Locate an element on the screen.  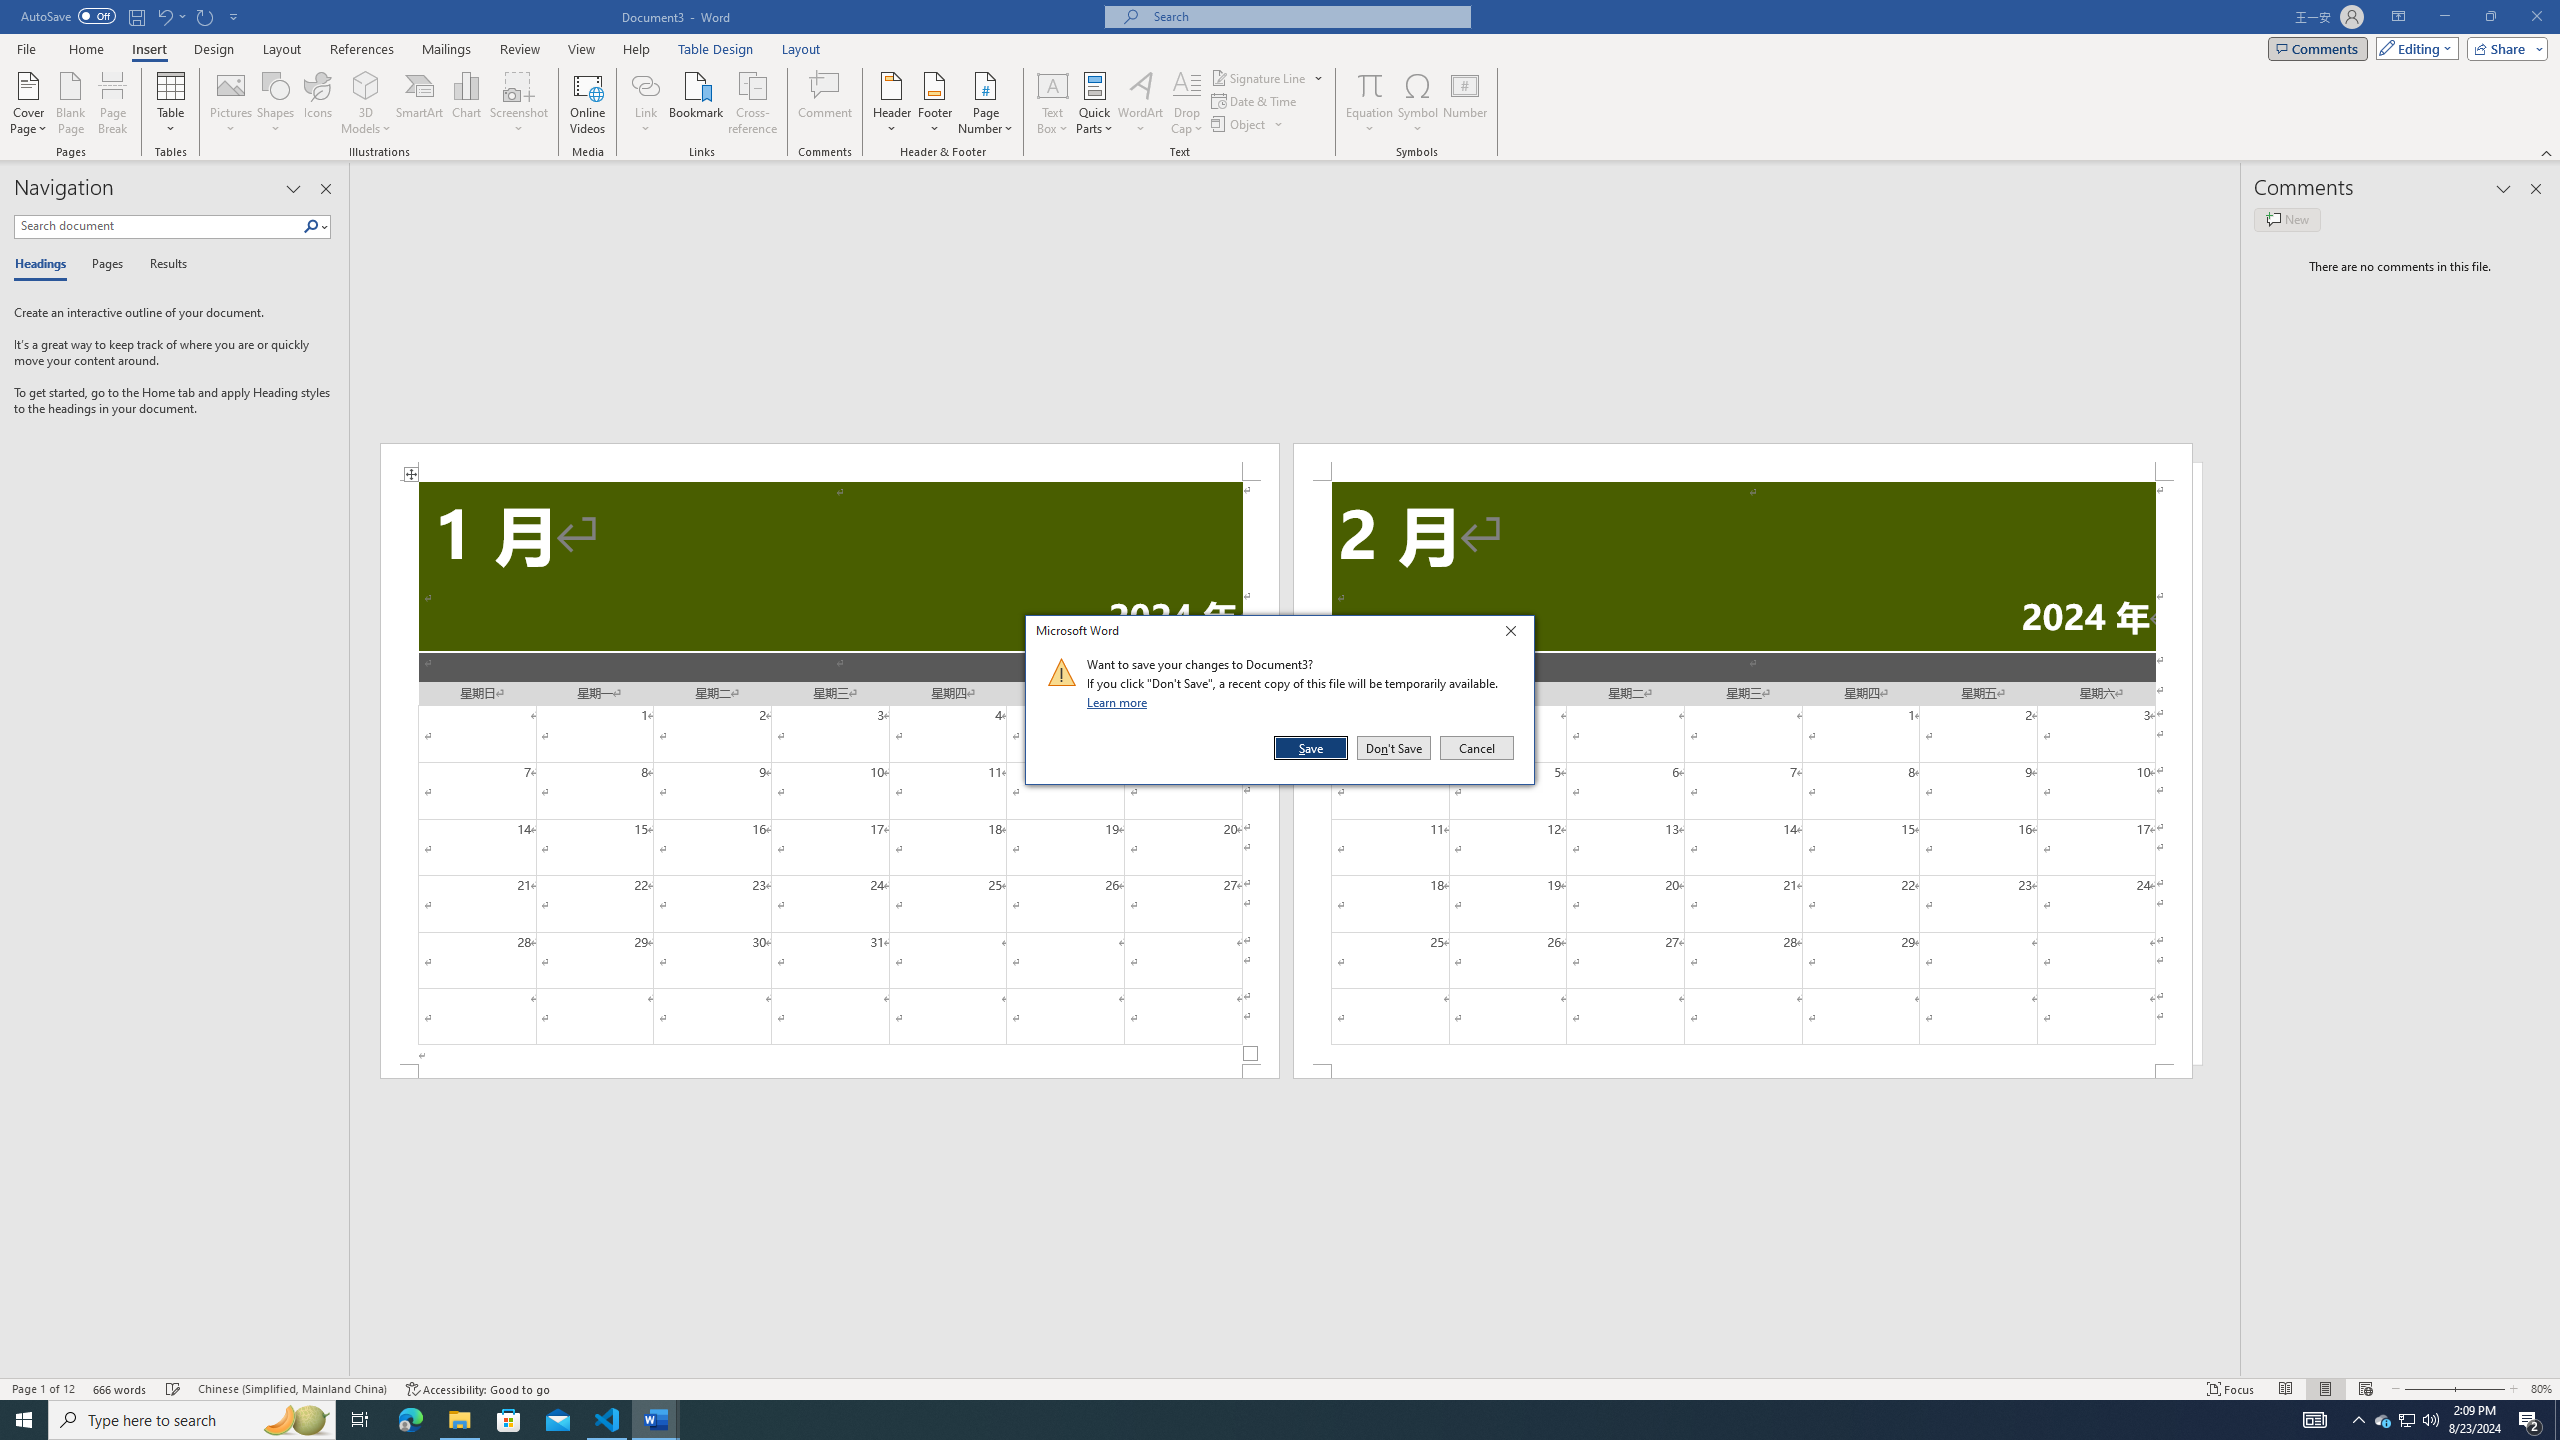
'3D Models' is located at coordinates (366, 84).